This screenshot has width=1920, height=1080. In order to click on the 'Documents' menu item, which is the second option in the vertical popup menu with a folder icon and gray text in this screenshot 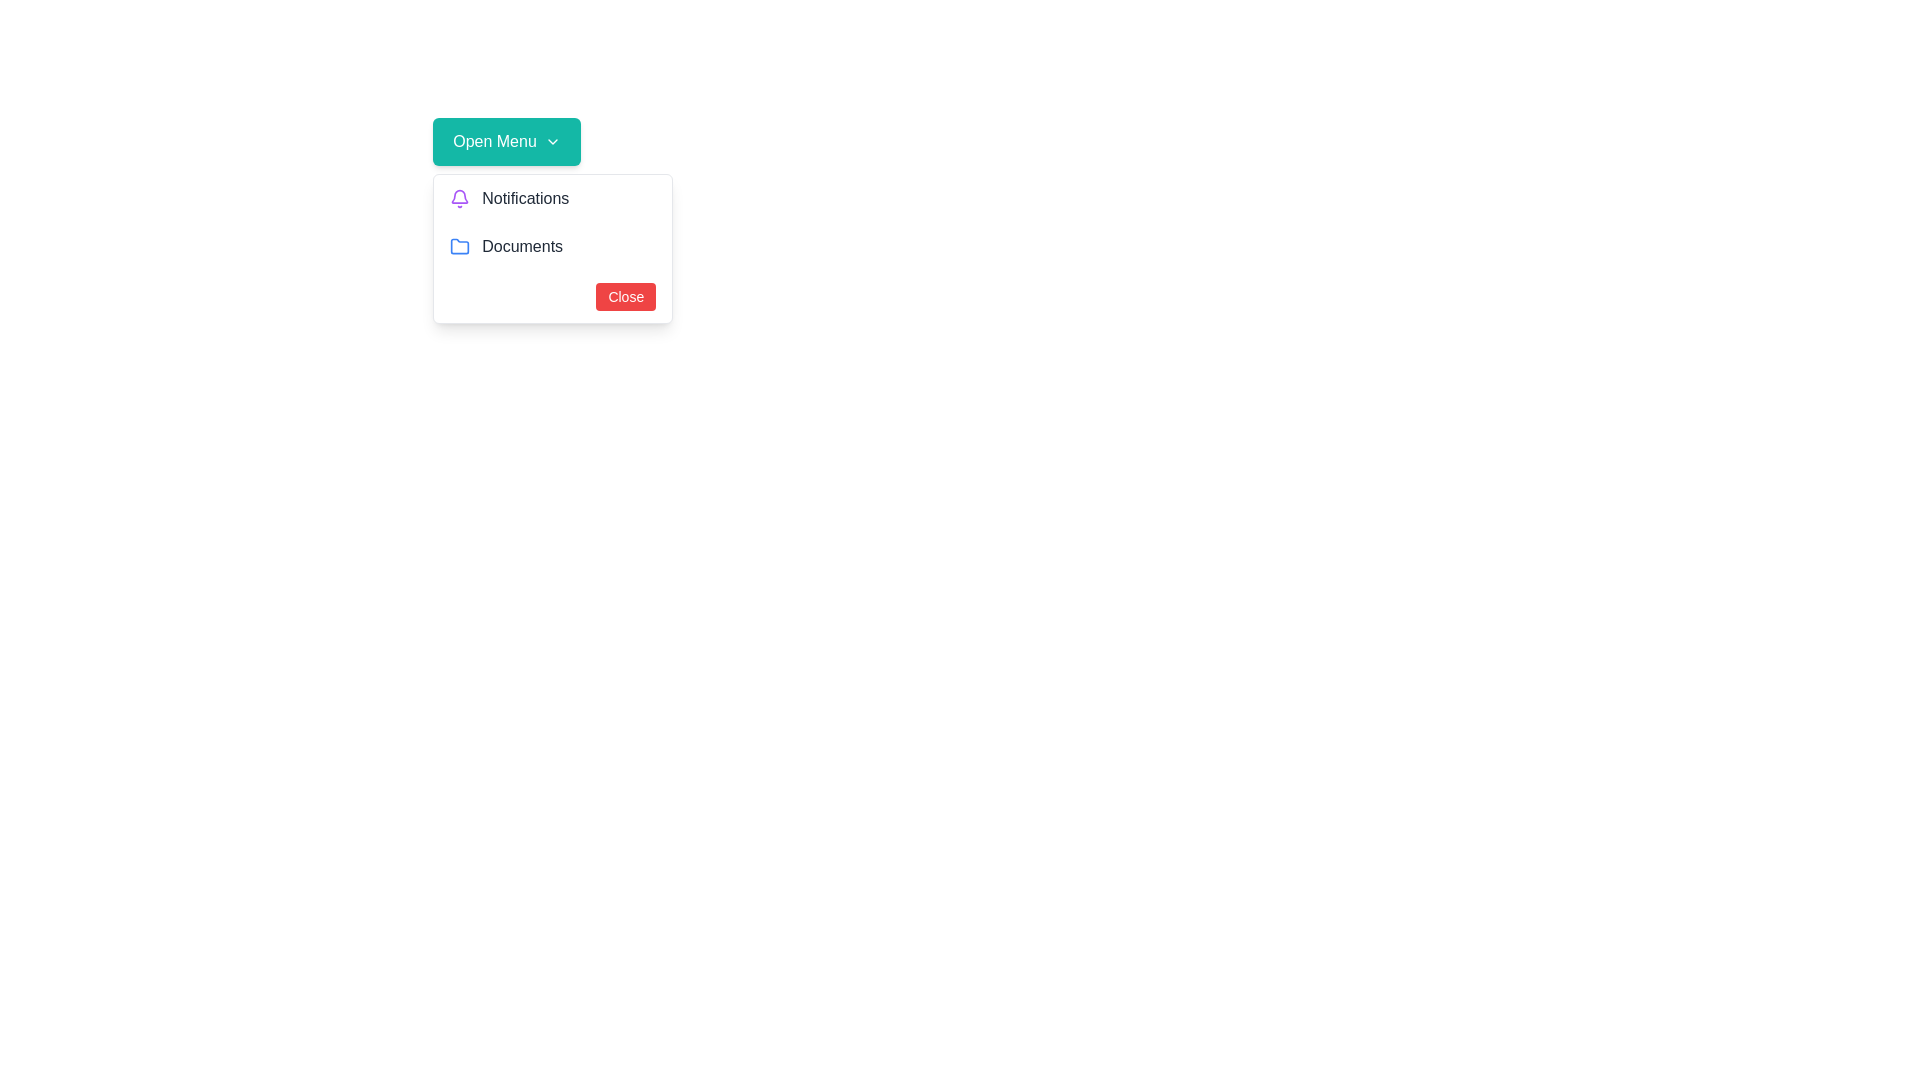, I will do `click(553, 245)`.